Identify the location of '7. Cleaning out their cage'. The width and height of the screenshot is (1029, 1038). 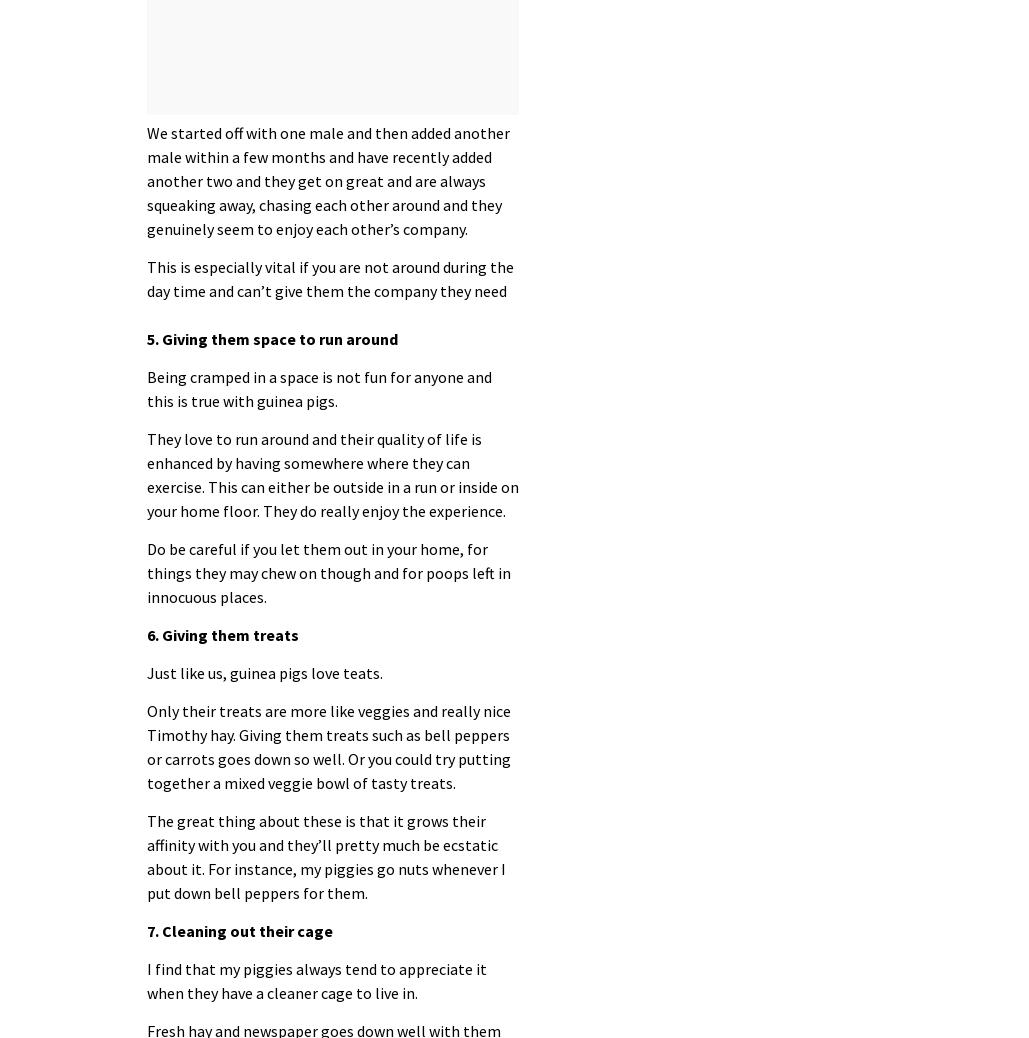
(238, 930).